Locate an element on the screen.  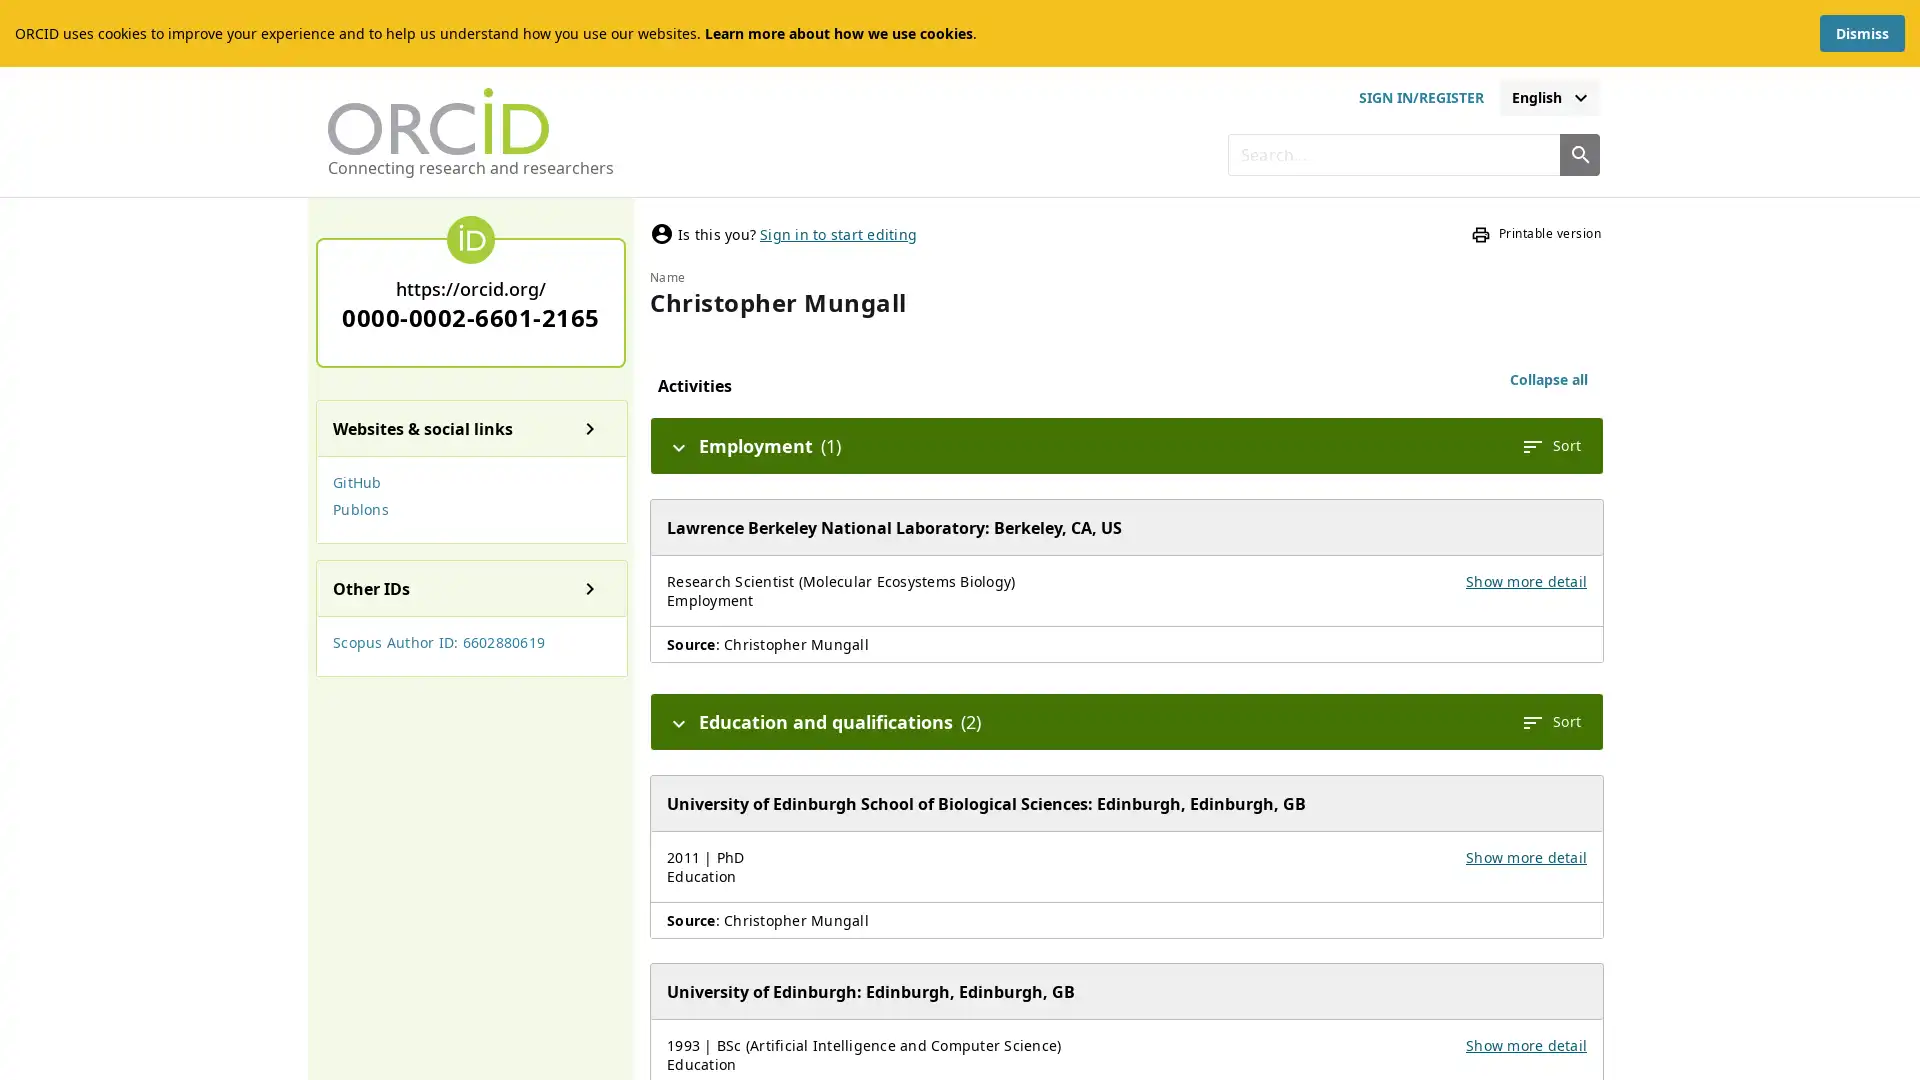
Hide details is located at coordinates (678, 721).